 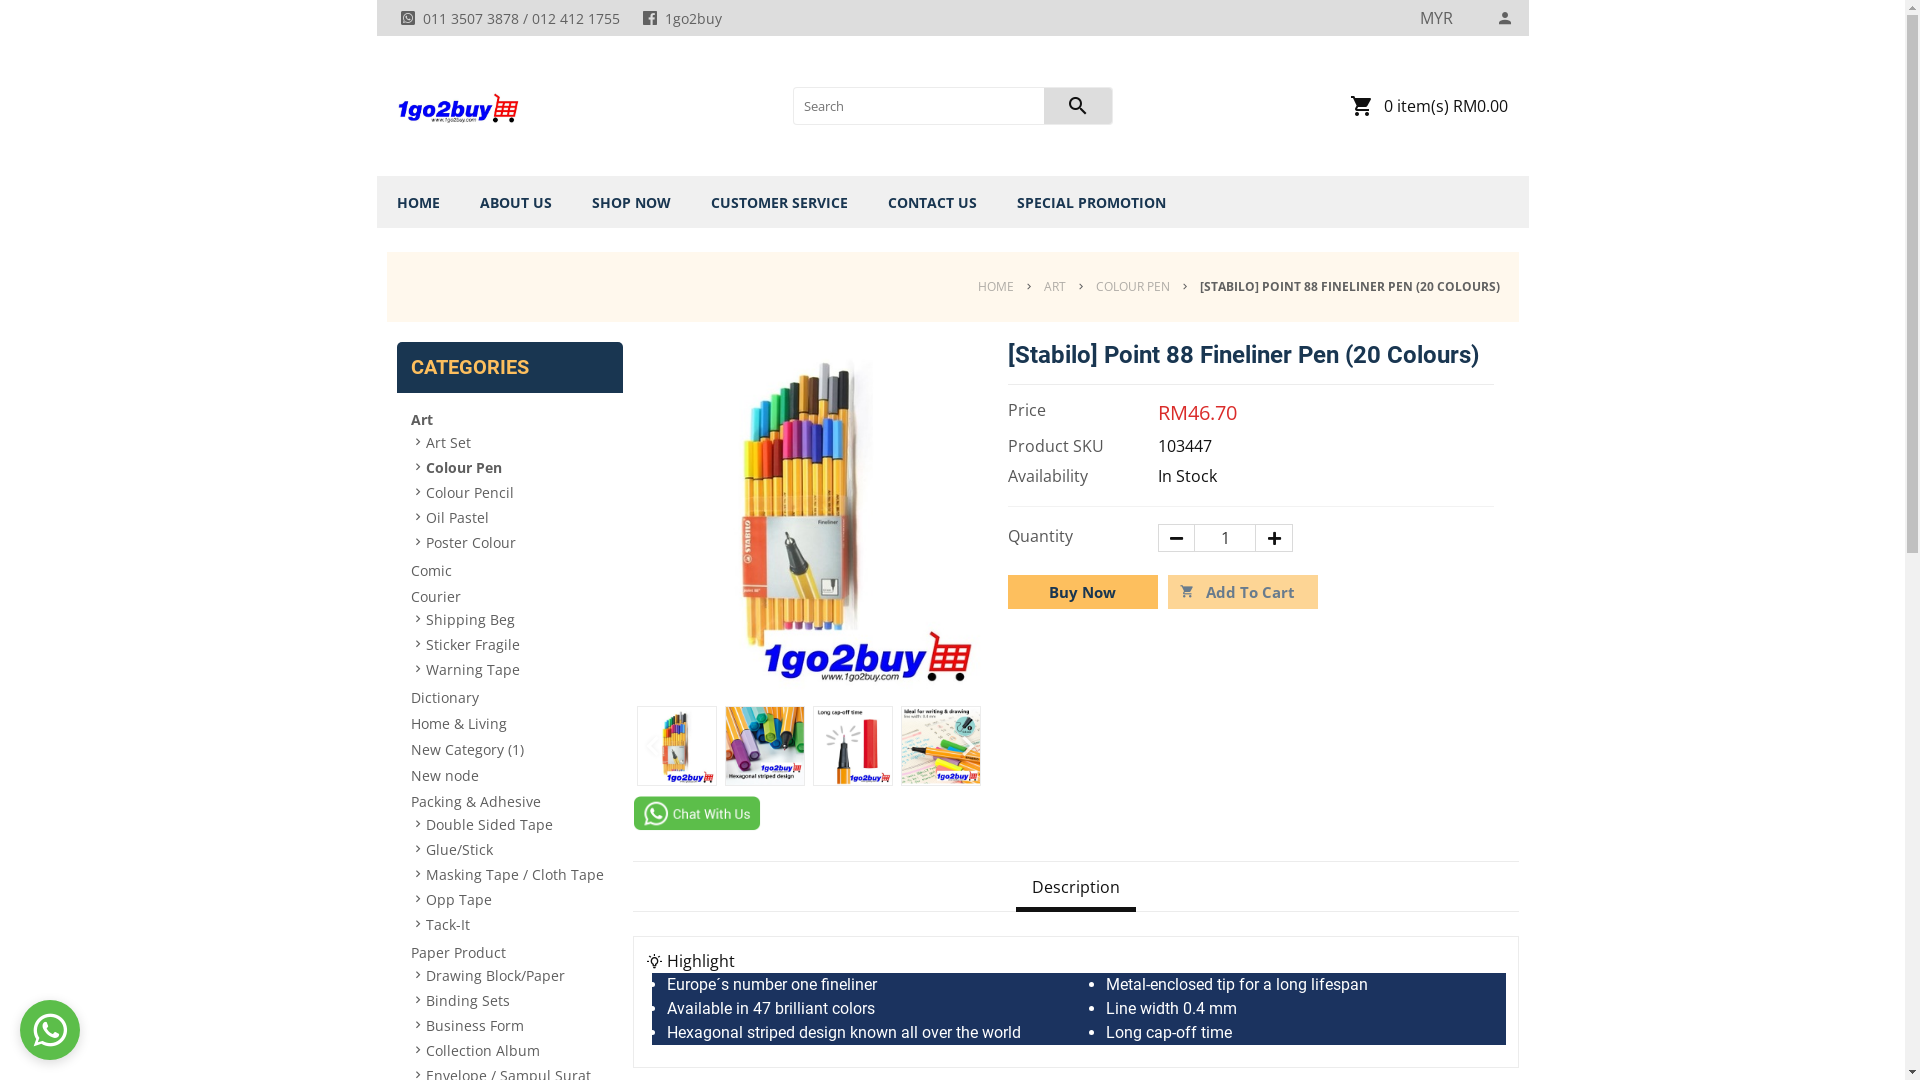 I want to click on 'Description', so click(x=1074, y=888).